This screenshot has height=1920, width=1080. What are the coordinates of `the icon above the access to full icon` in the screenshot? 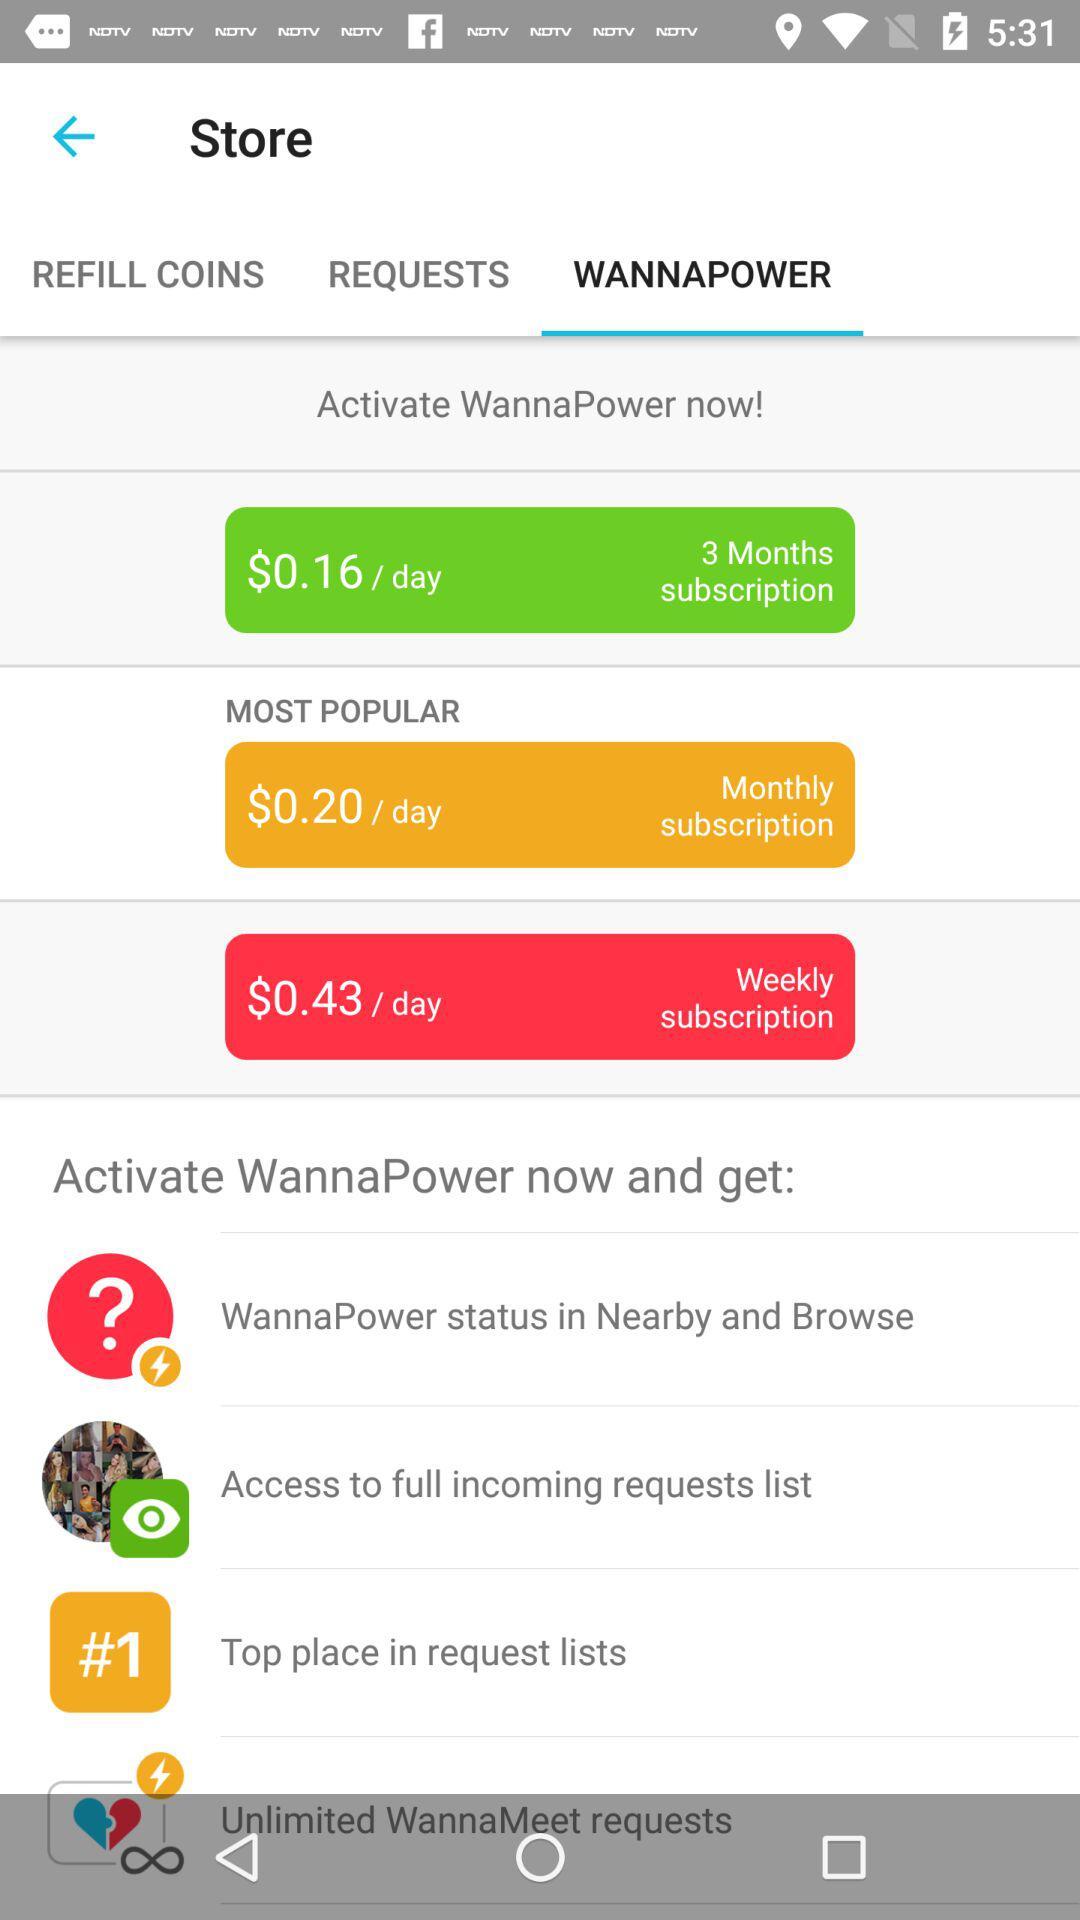 It's located at (650, 1316).